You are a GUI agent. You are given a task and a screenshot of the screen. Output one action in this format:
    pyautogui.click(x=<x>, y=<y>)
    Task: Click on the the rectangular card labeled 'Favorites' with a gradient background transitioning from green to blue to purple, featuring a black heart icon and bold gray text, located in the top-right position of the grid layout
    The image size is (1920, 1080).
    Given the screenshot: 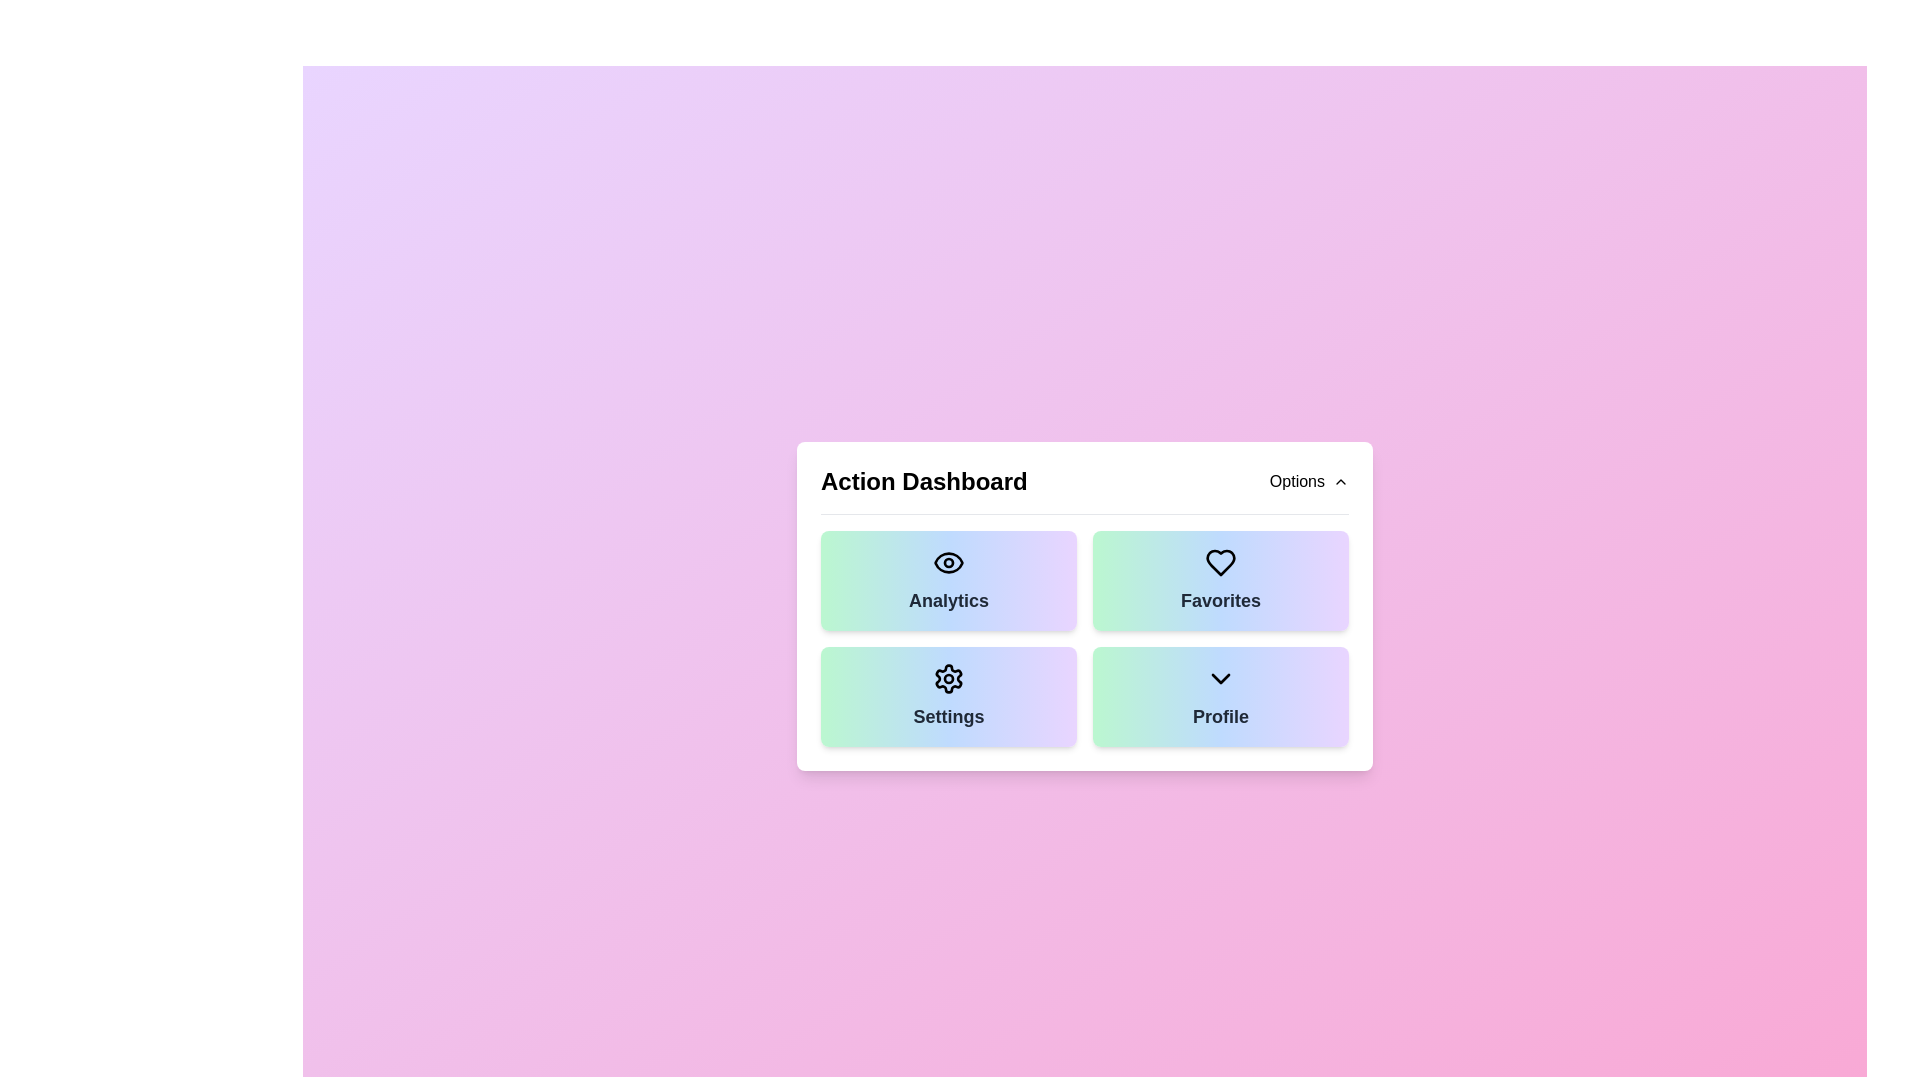 What is the action you would take?
    pyautogui.click(x=1219, y=580)
    